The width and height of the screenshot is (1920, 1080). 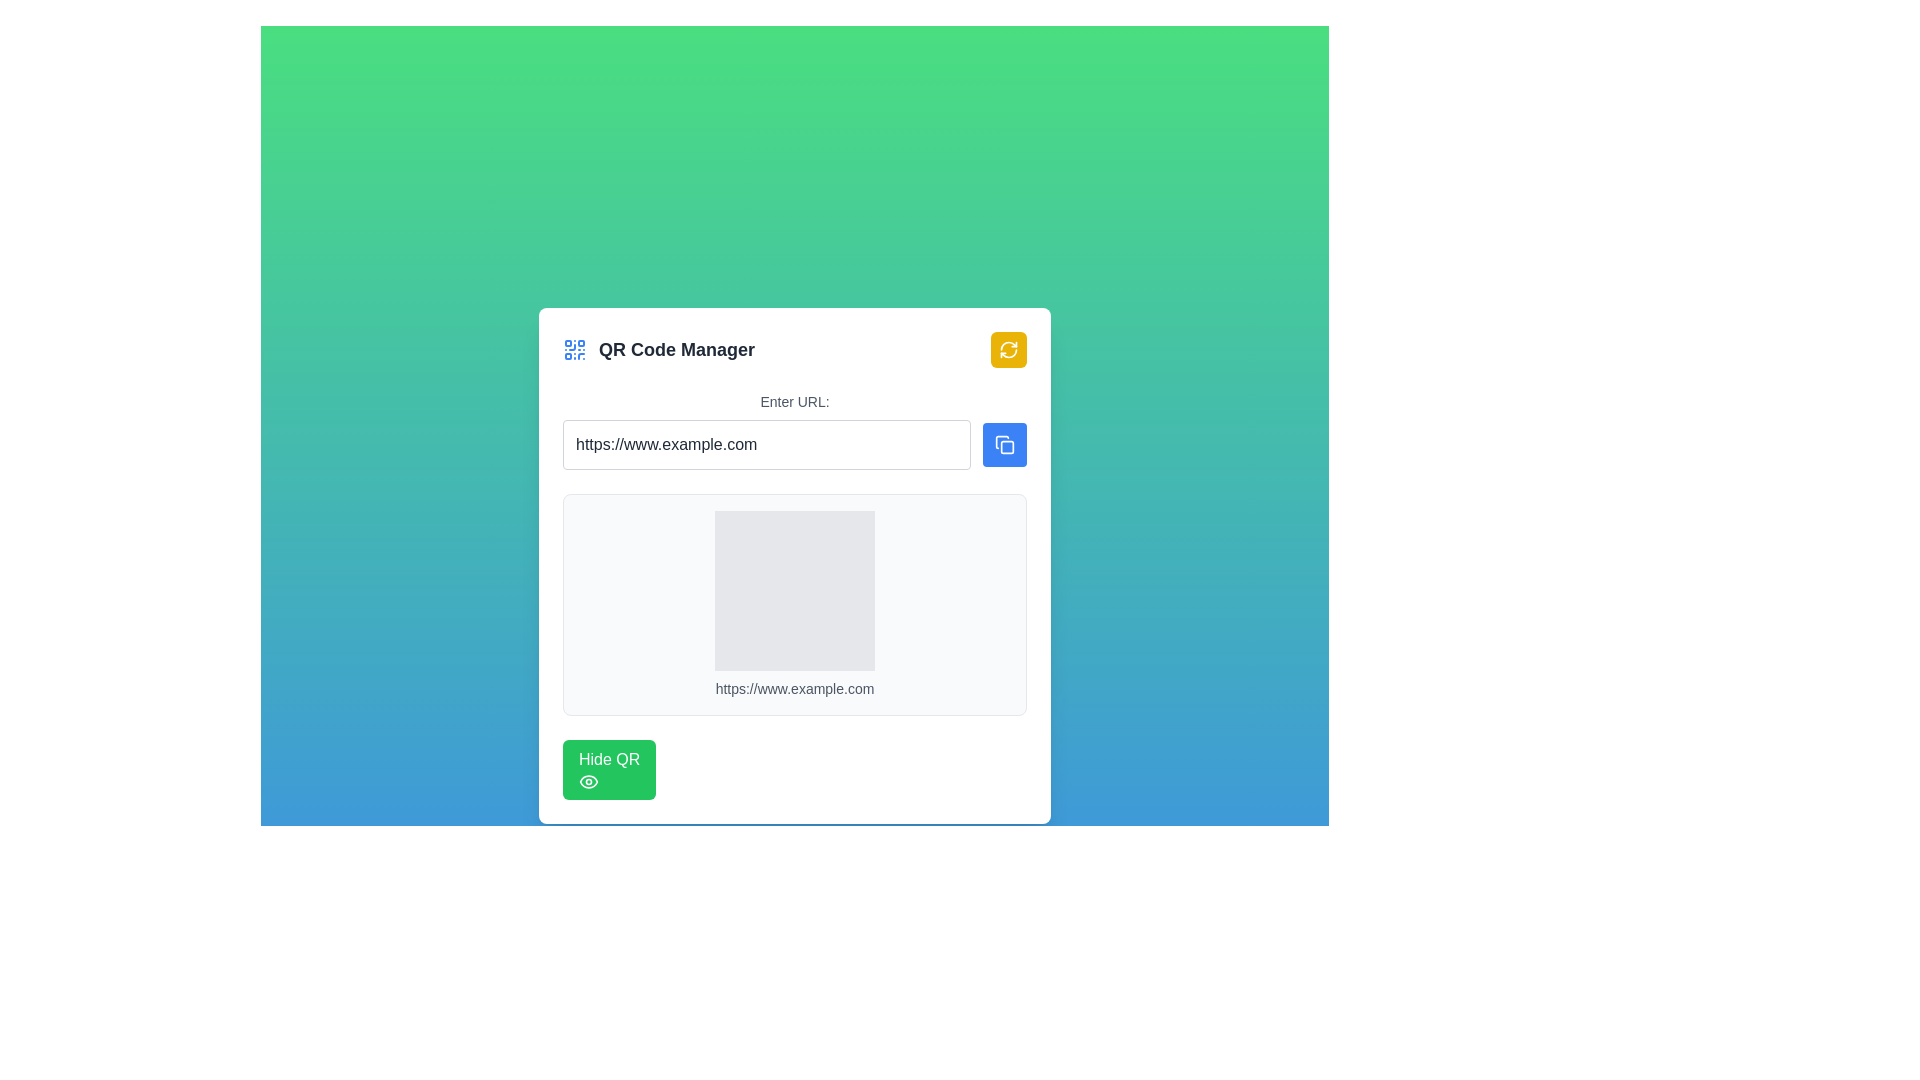 I want to click on the copy icon represented by two overlapping squares with rounded corners, located at the center of a blue button, so click(x=1004, y=443).